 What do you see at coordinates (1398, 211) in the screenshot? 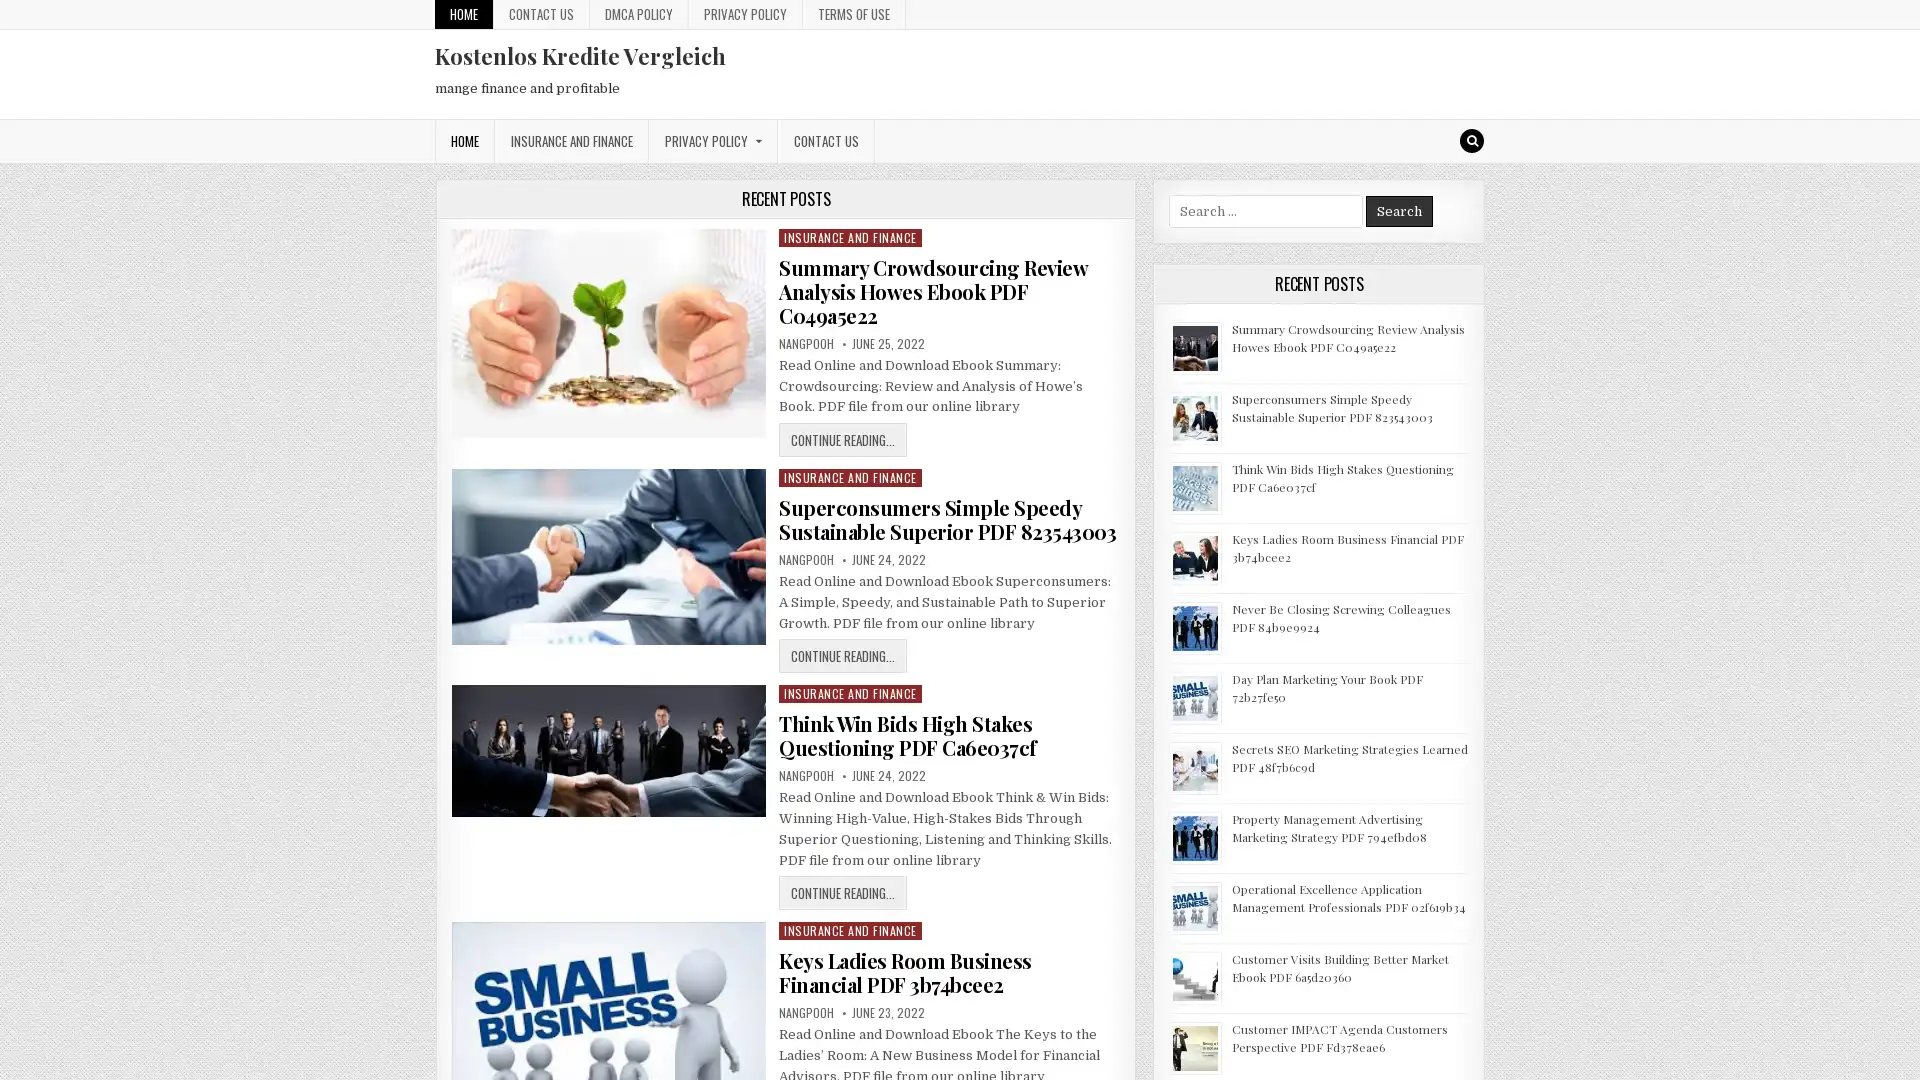
I see `Search` at bounding box center [1398, 211].